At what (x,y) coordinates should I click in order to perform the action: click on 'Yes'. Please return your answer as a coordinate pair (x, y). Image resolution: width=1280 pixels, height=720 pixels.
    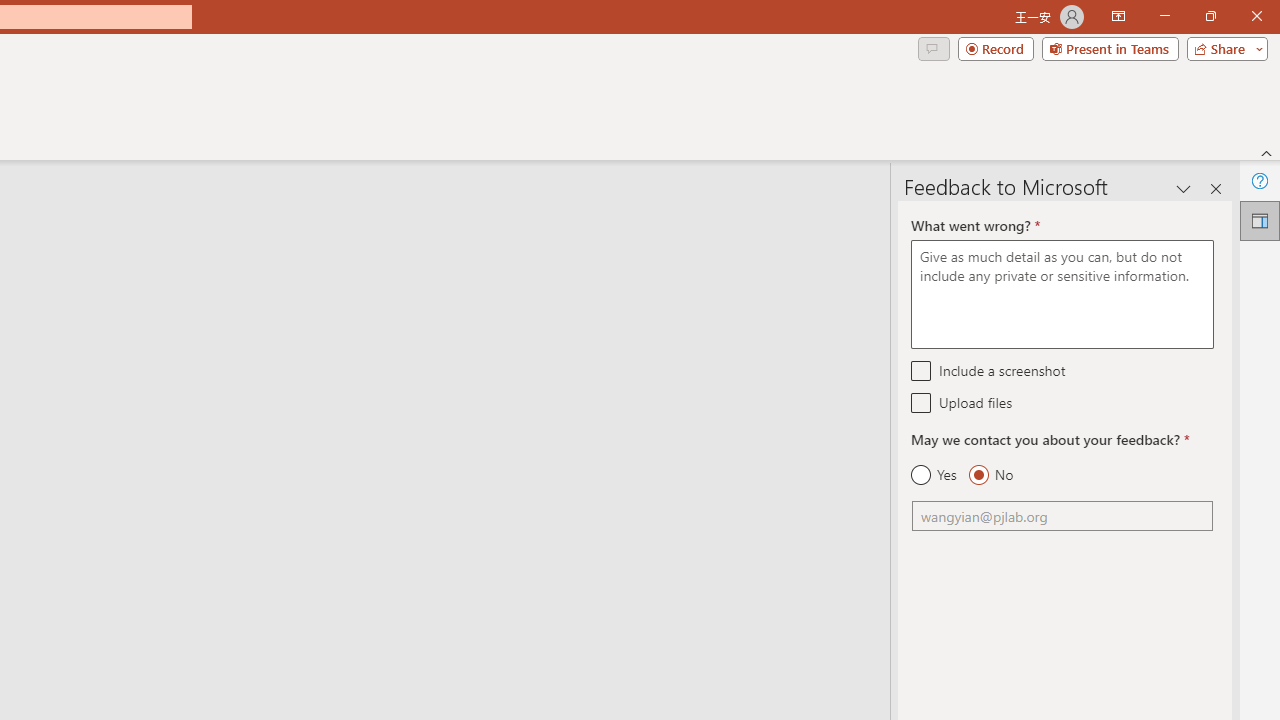
    Looking at the image, I should click on (933, 475).